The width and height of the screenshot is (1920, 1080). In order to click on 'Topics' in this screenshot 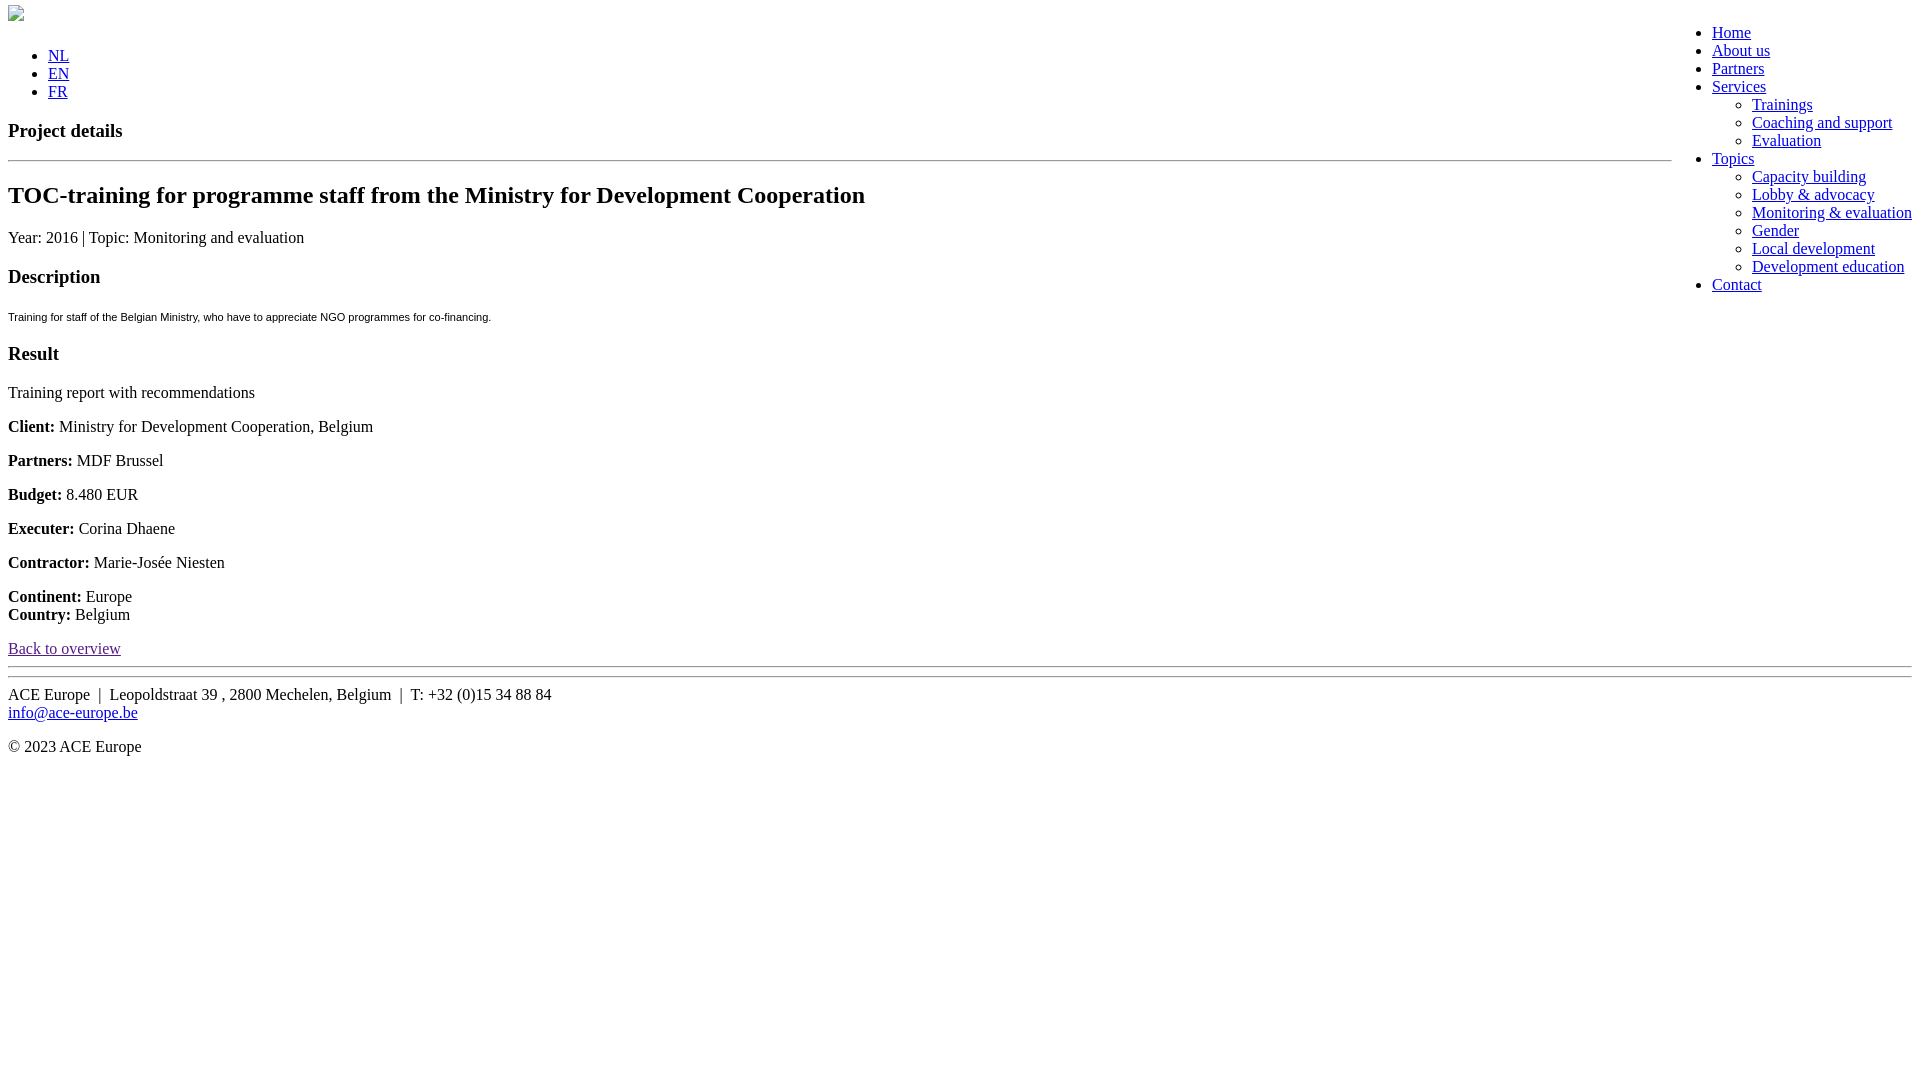, I will do `click(1711, 157)`.